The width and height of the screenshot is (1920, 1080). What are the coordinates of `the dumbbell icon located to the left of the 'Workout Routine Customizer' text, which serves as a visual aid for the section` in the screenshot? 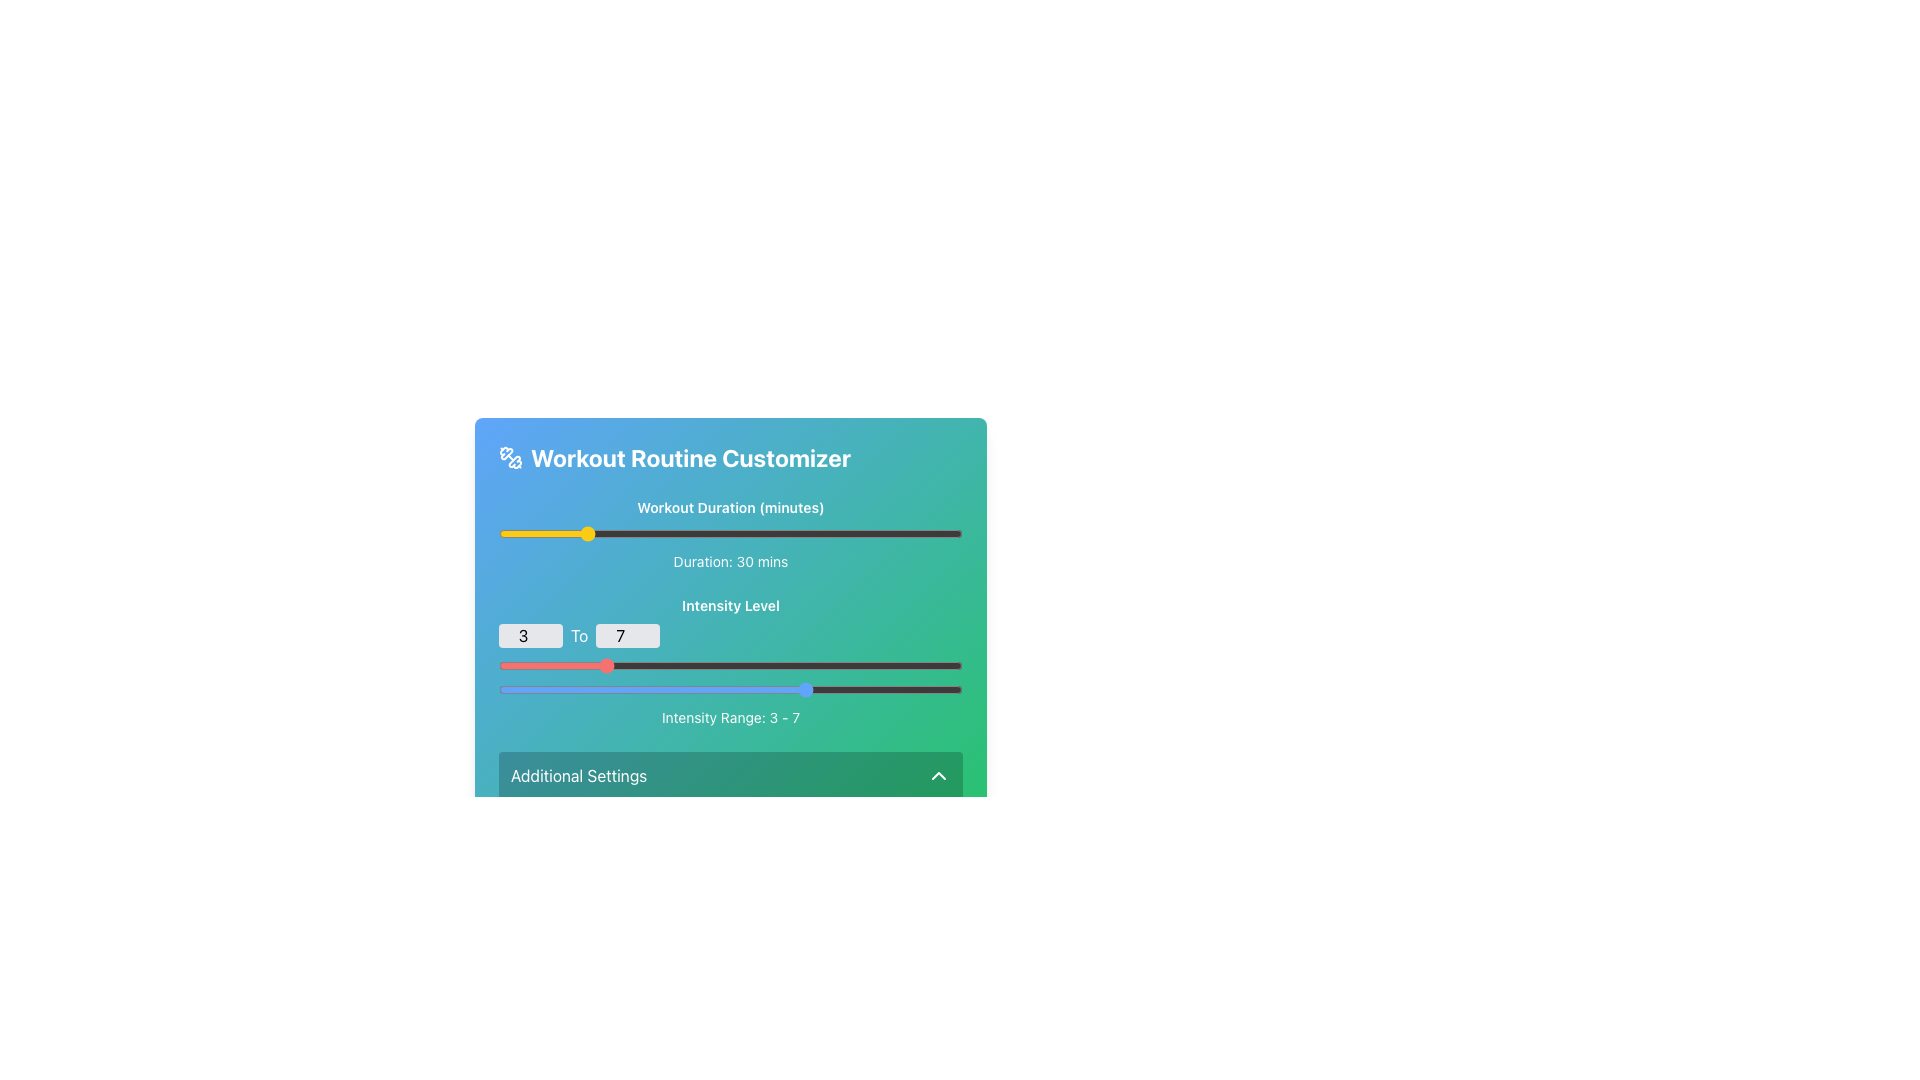 It's located at (510, 458).